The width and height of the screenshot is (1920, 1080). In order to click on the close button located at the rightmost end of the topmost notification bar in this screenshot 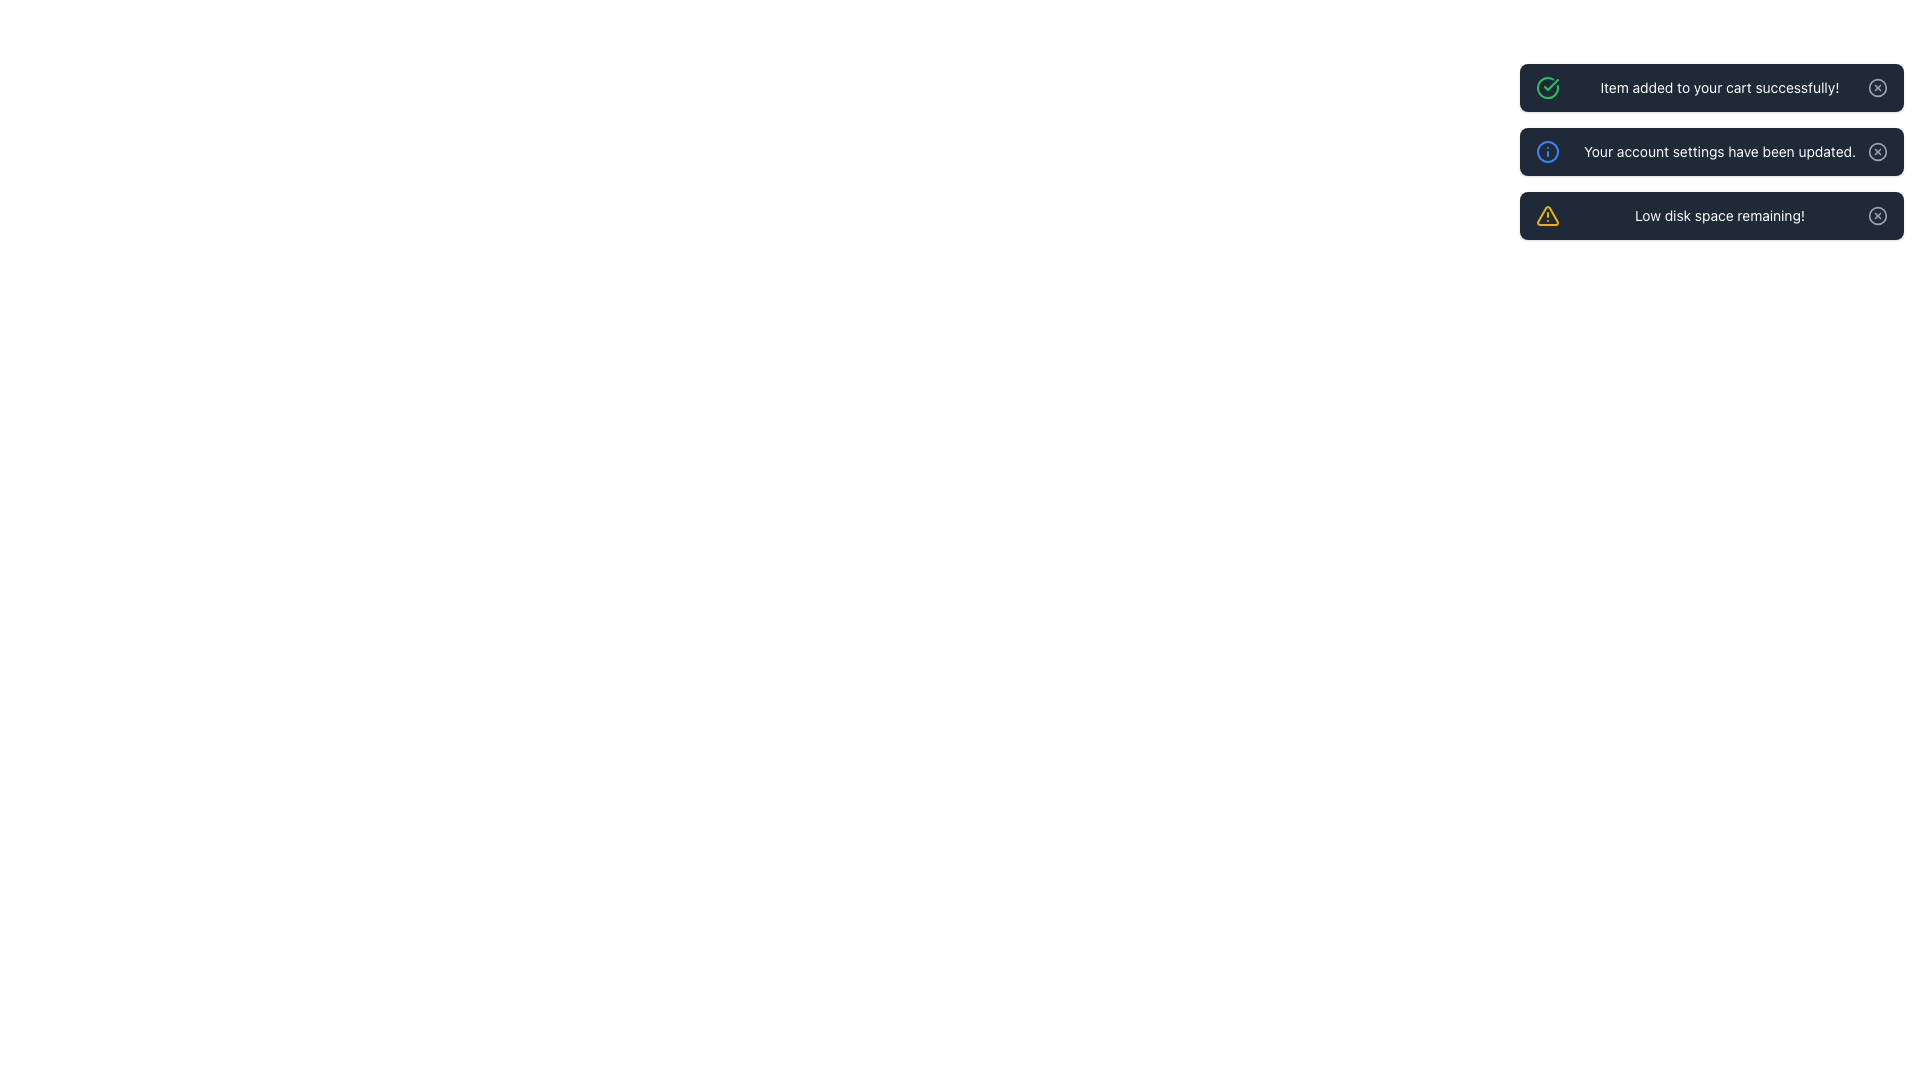, I will do `click(1876, 87)`.